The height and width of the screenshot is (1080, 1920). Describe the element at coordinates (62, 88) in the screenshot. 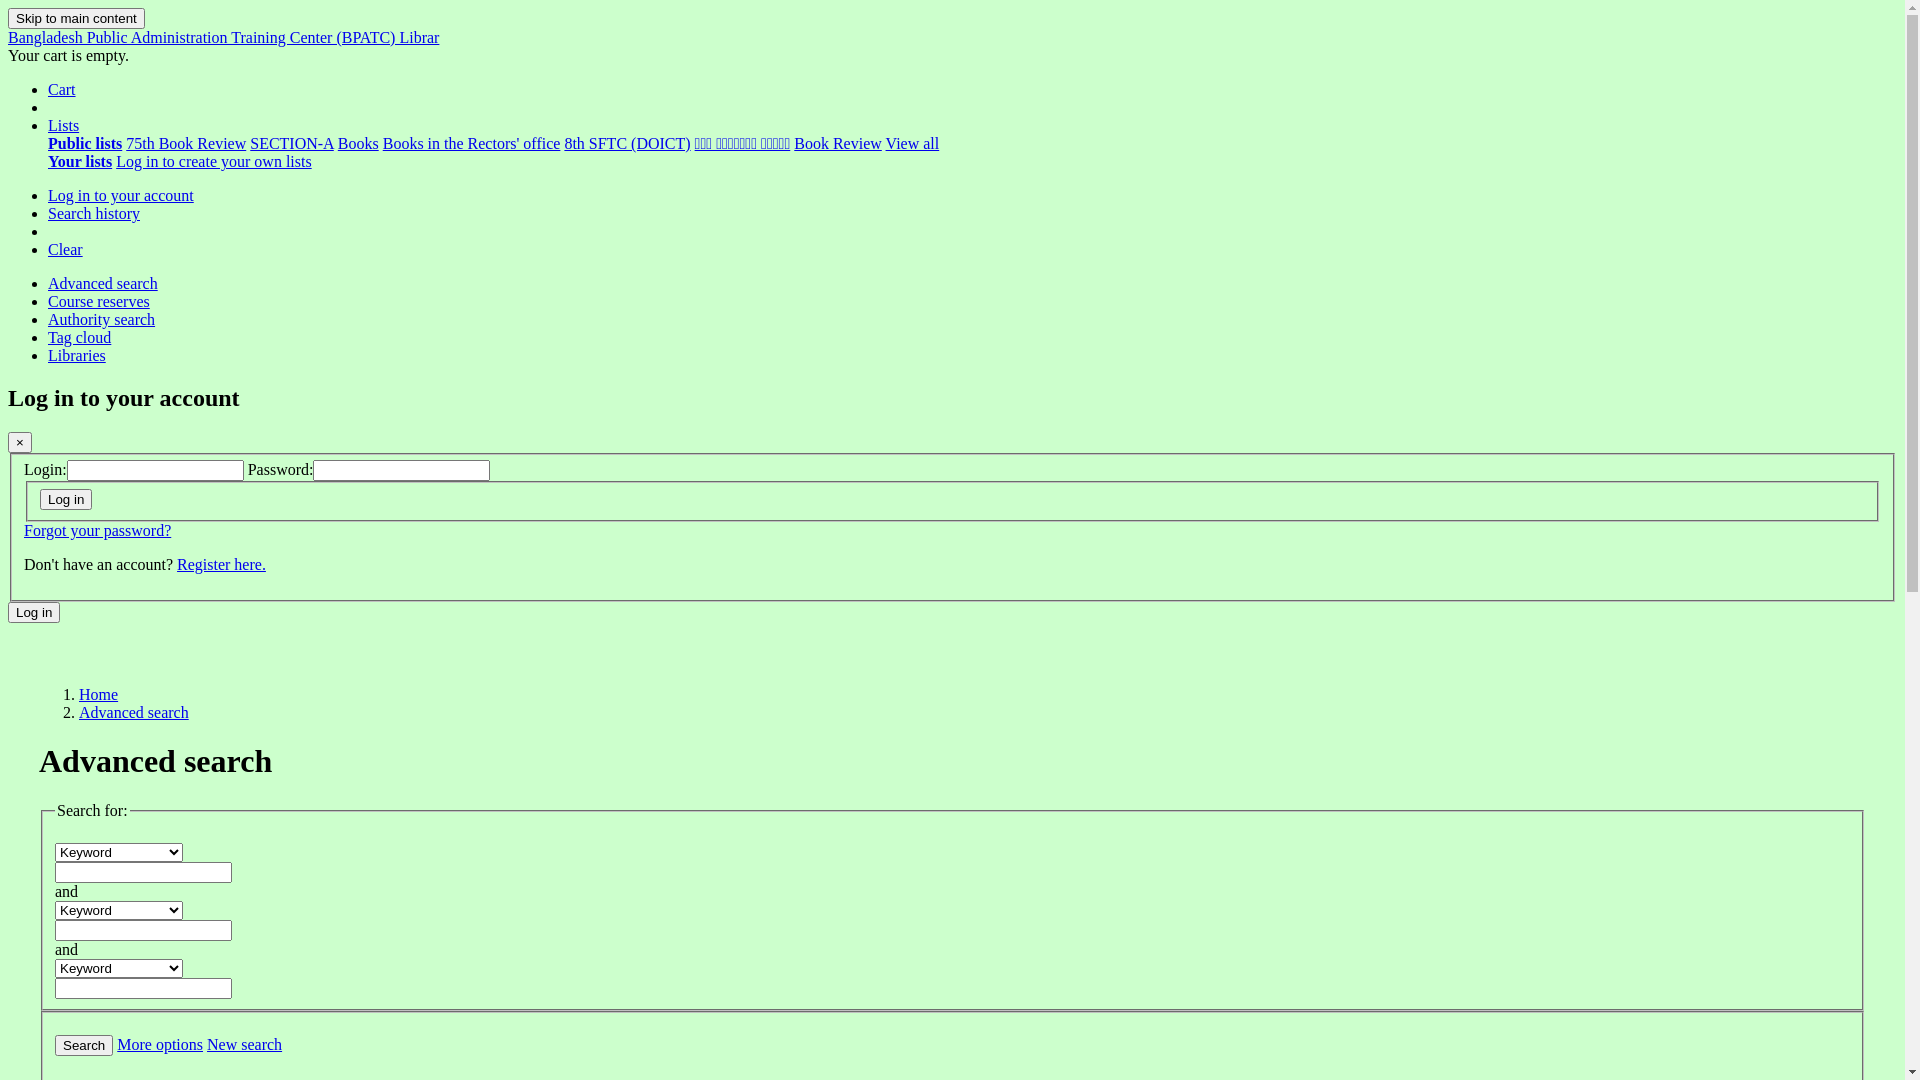

I see `'Cart'` at that location.